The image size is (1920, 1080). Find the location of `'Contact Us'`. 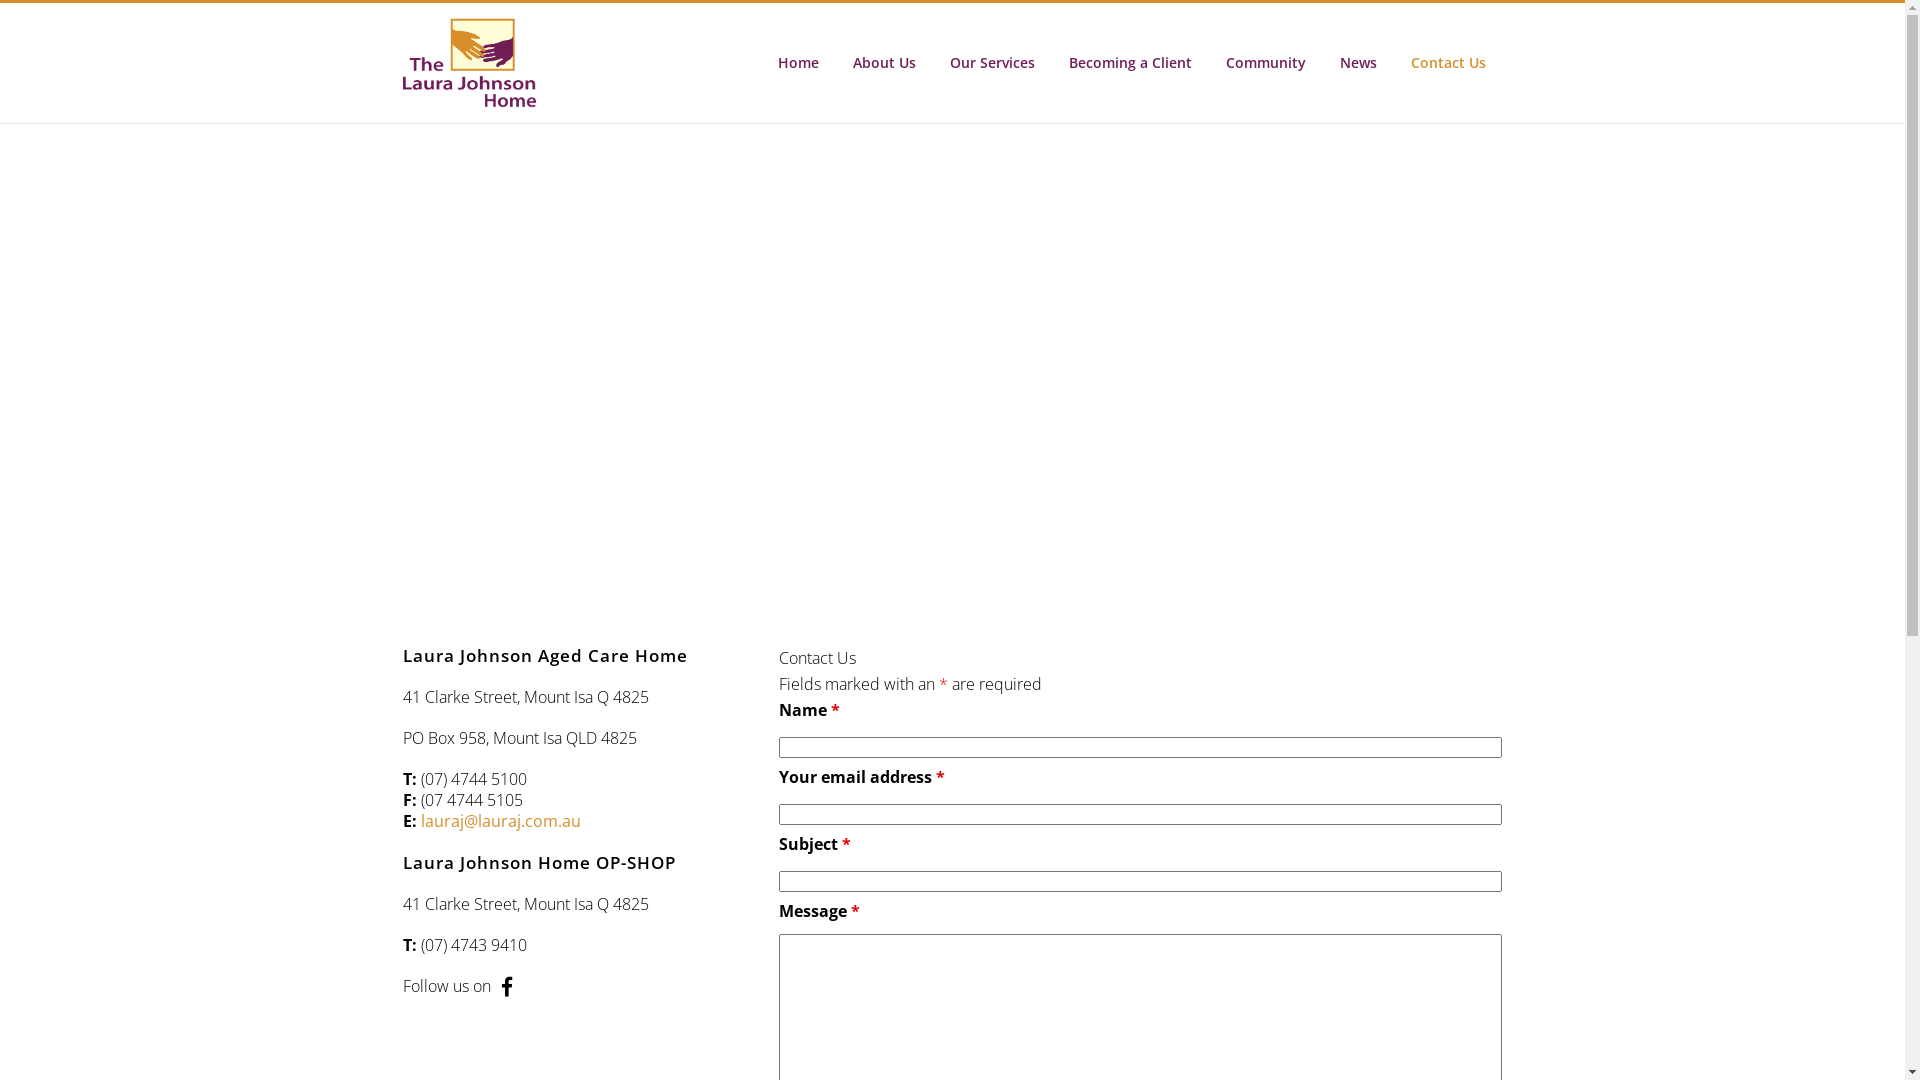

'Contact Us' is located at coordinates (1448, 61).